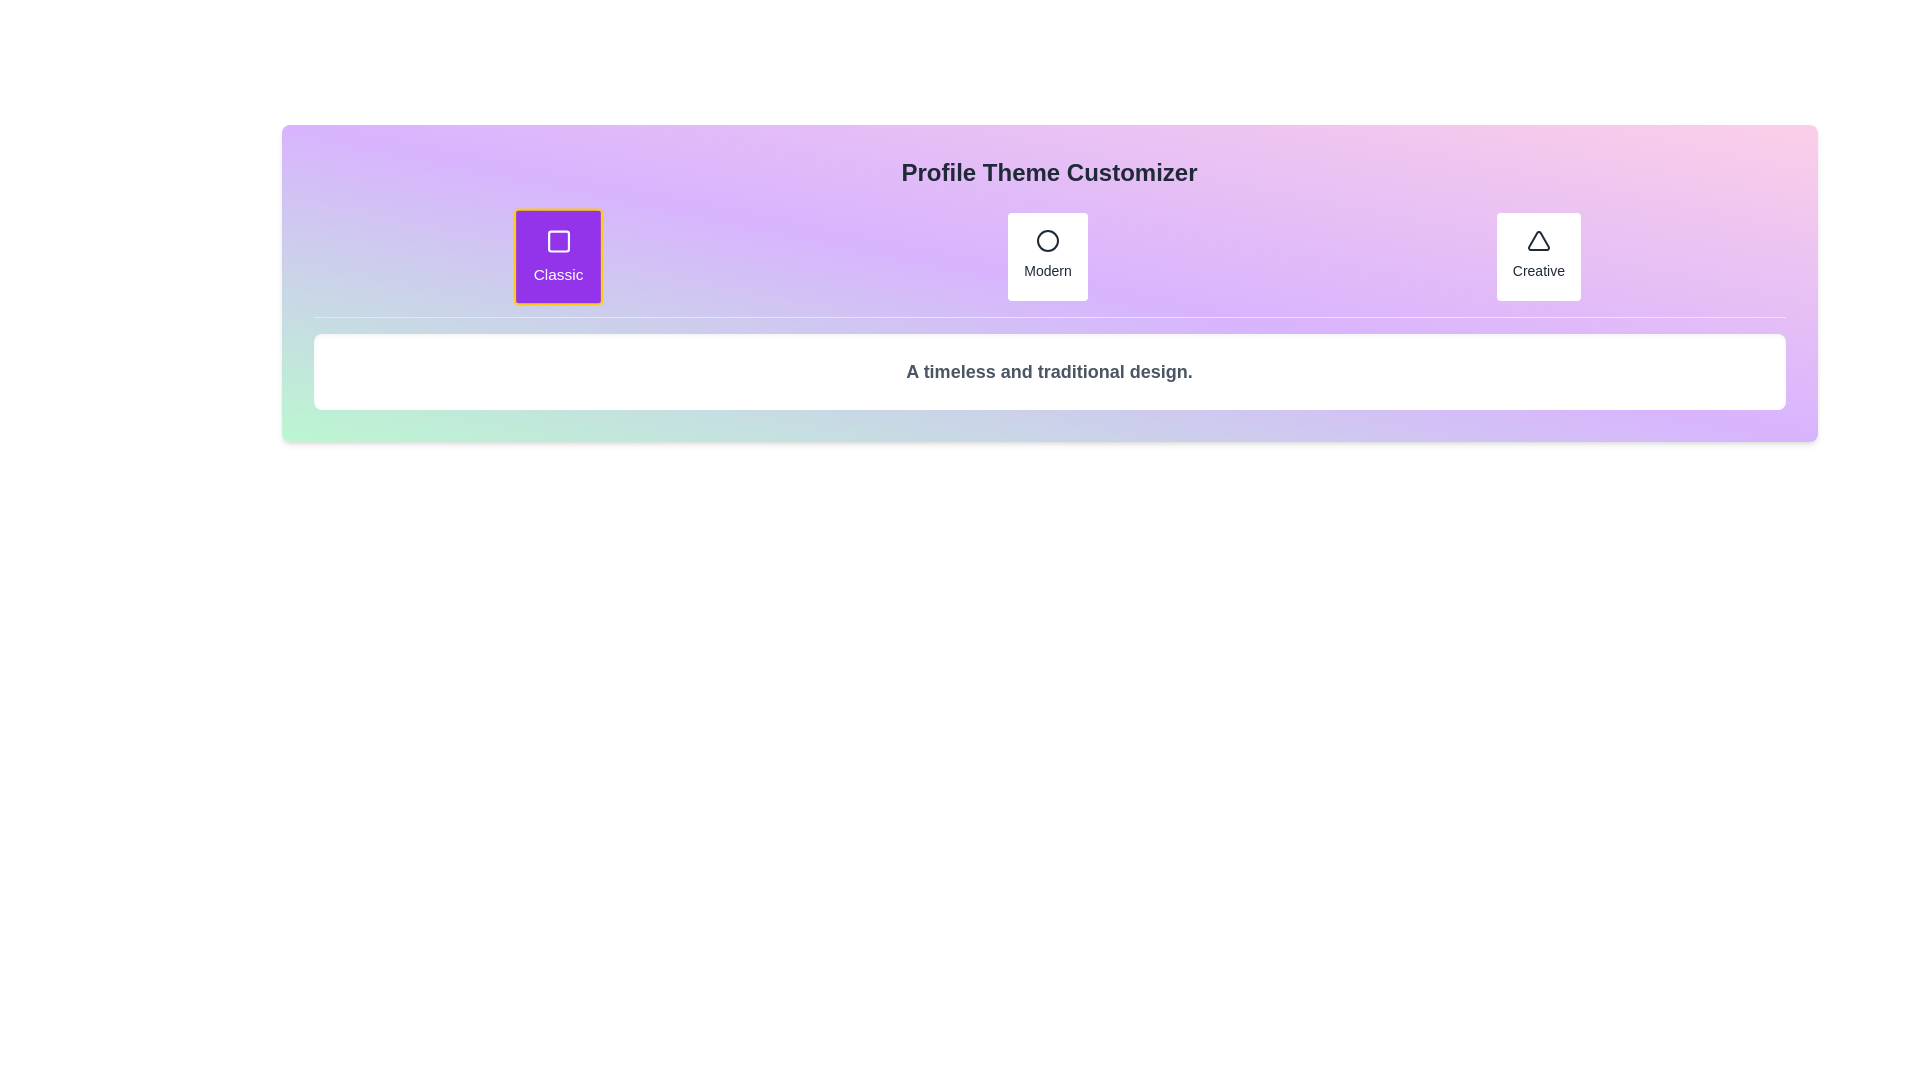 The image size is (1920, 1080). What do you see at coordinates (558, 240) in the screenshot?
I see `the central SVG Icon representing the 'Classic' theme within the first card of the 'Profile Theme Customizer'` at bounding box center [558, 240].